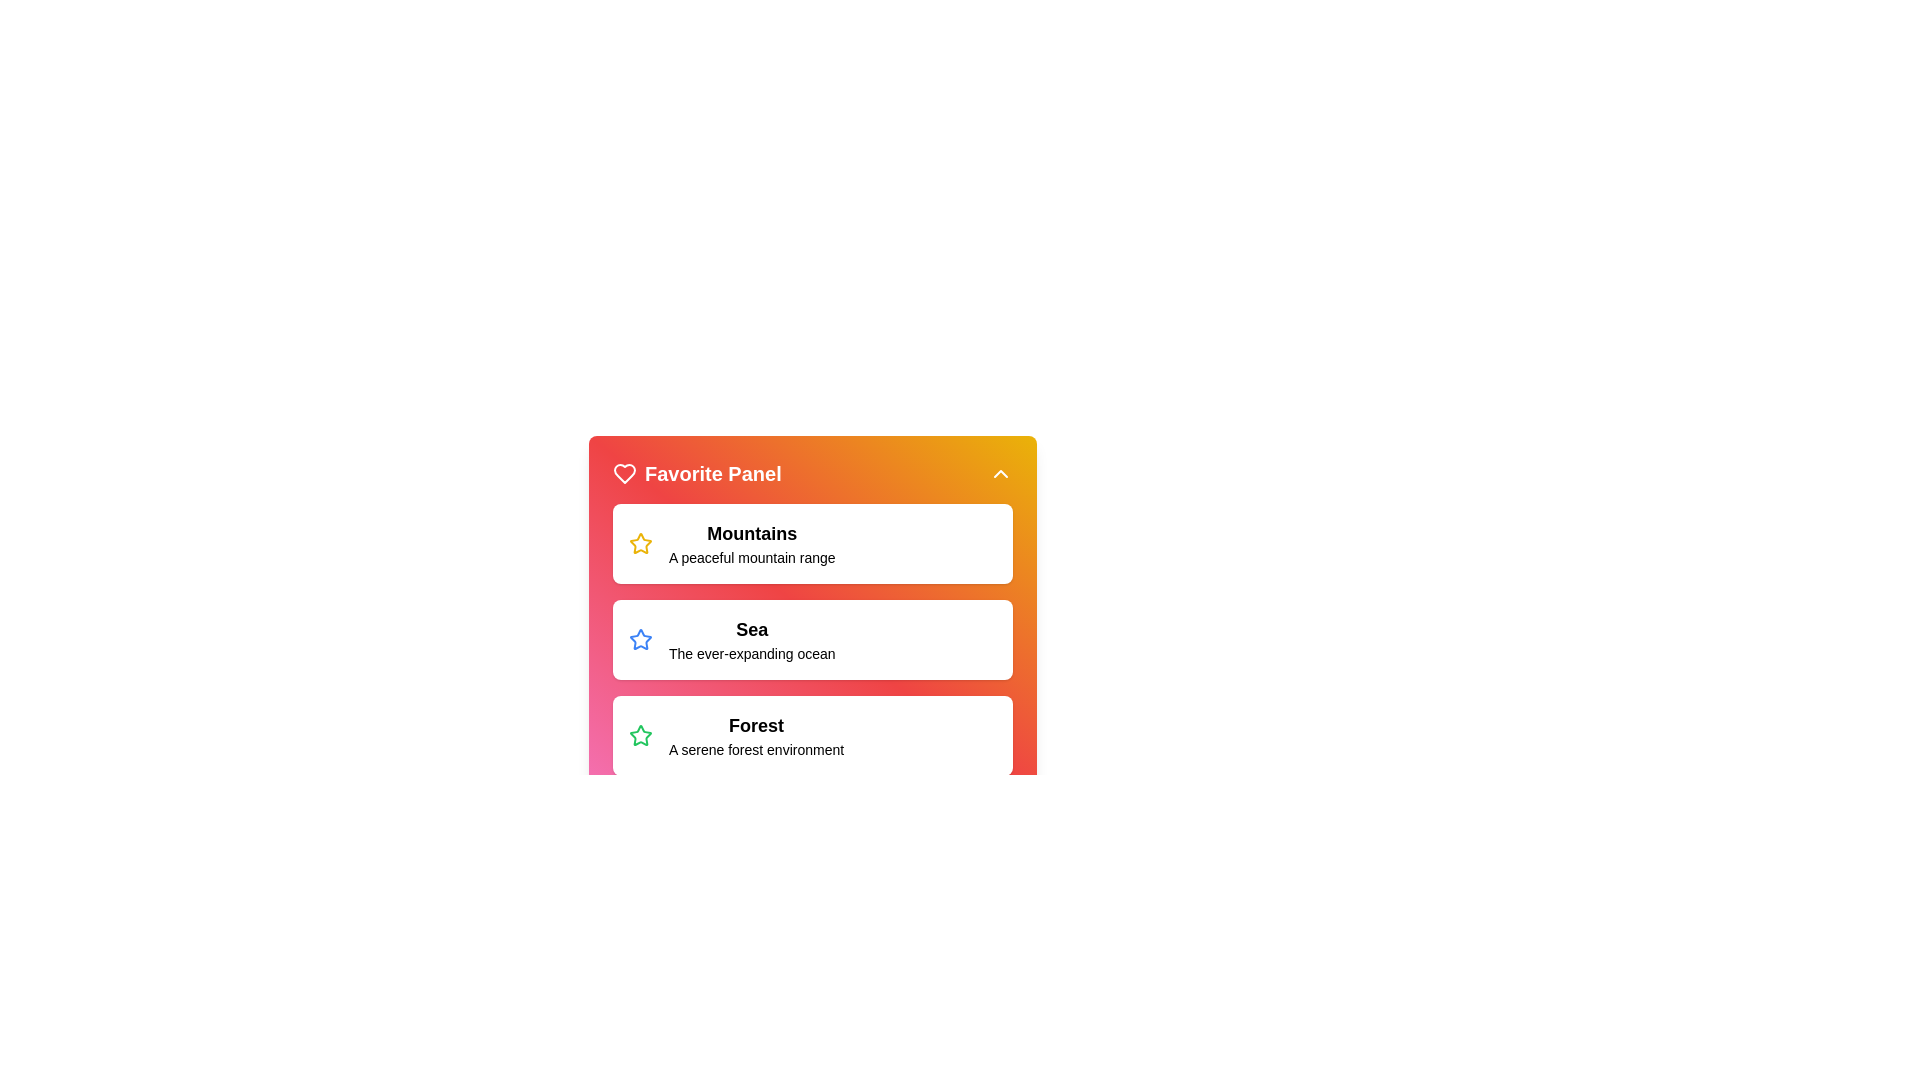  I want to click on the third icon in the vertical list representing the 'Forest' category in the 'Favorite Panel', so click(641, 735).